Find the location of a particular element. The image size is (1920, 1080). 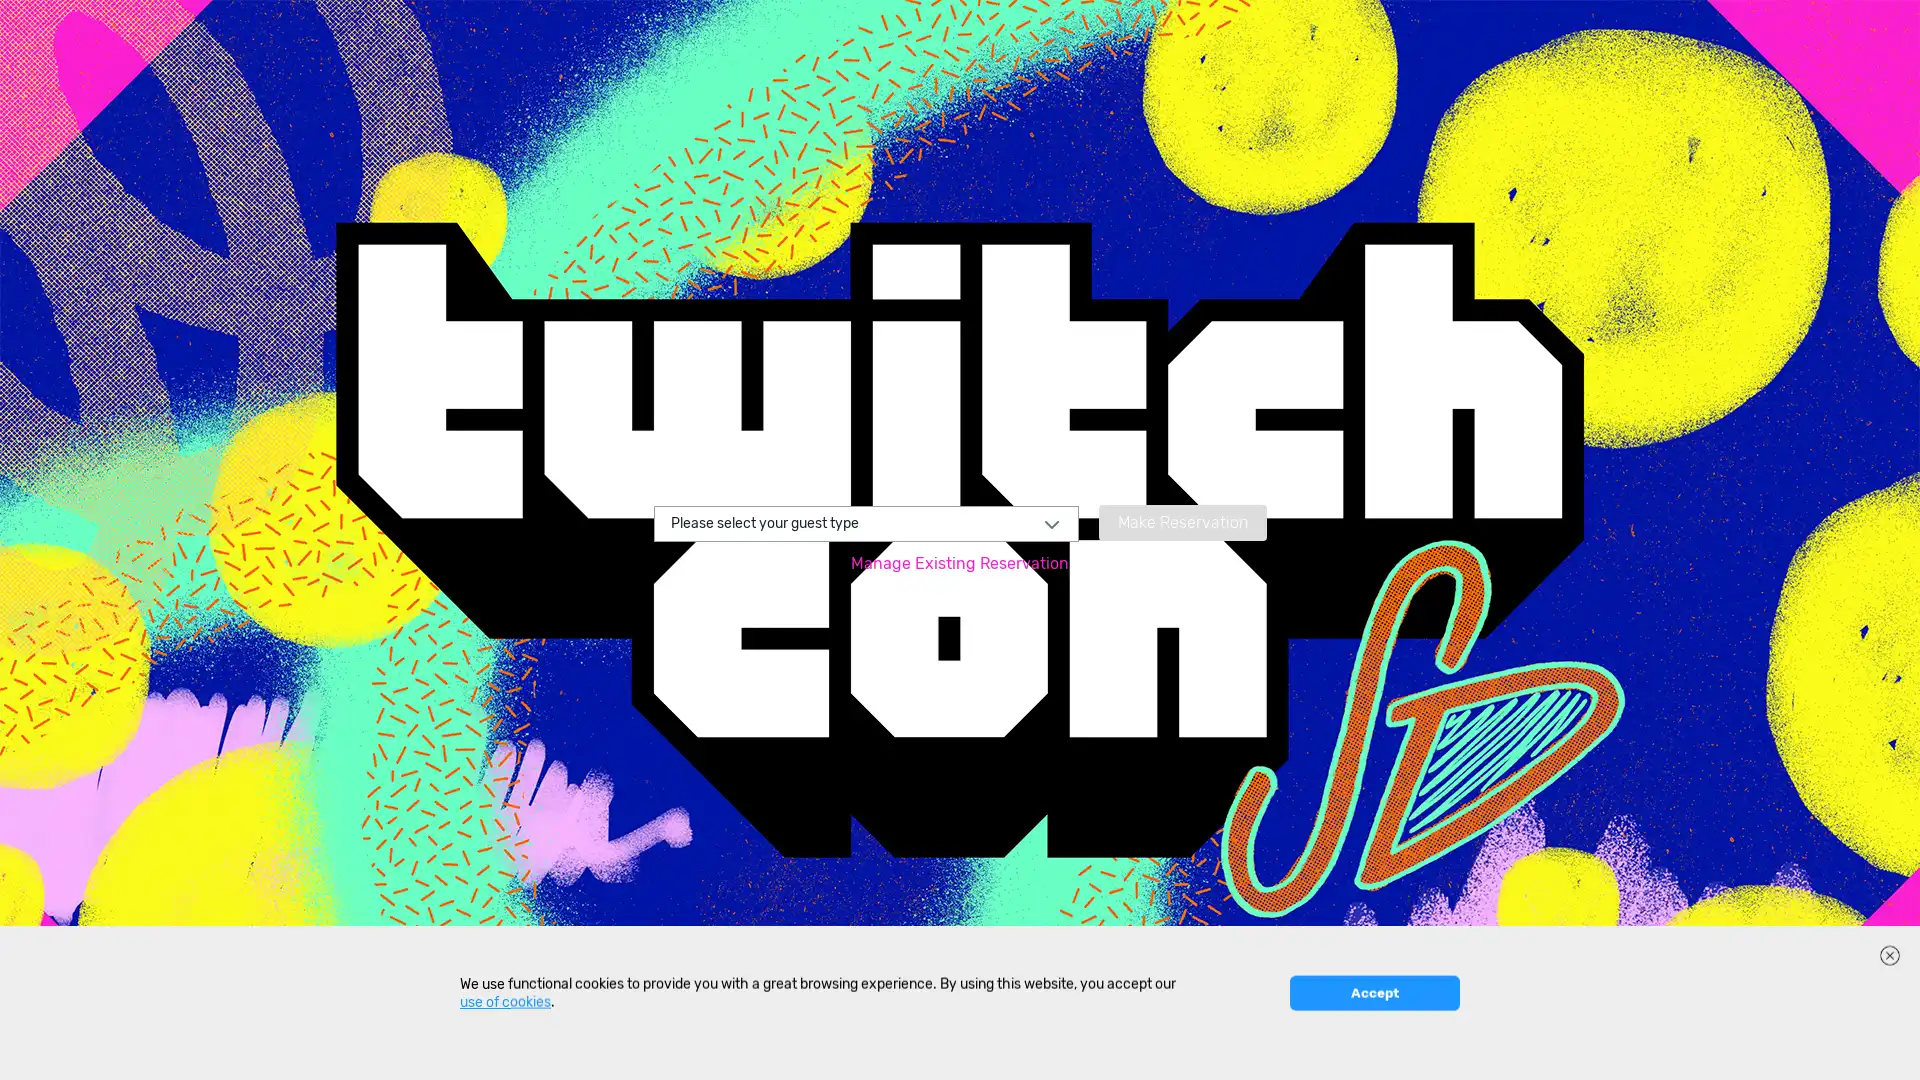

Make Reservation is located at coordinates (1181, 520).